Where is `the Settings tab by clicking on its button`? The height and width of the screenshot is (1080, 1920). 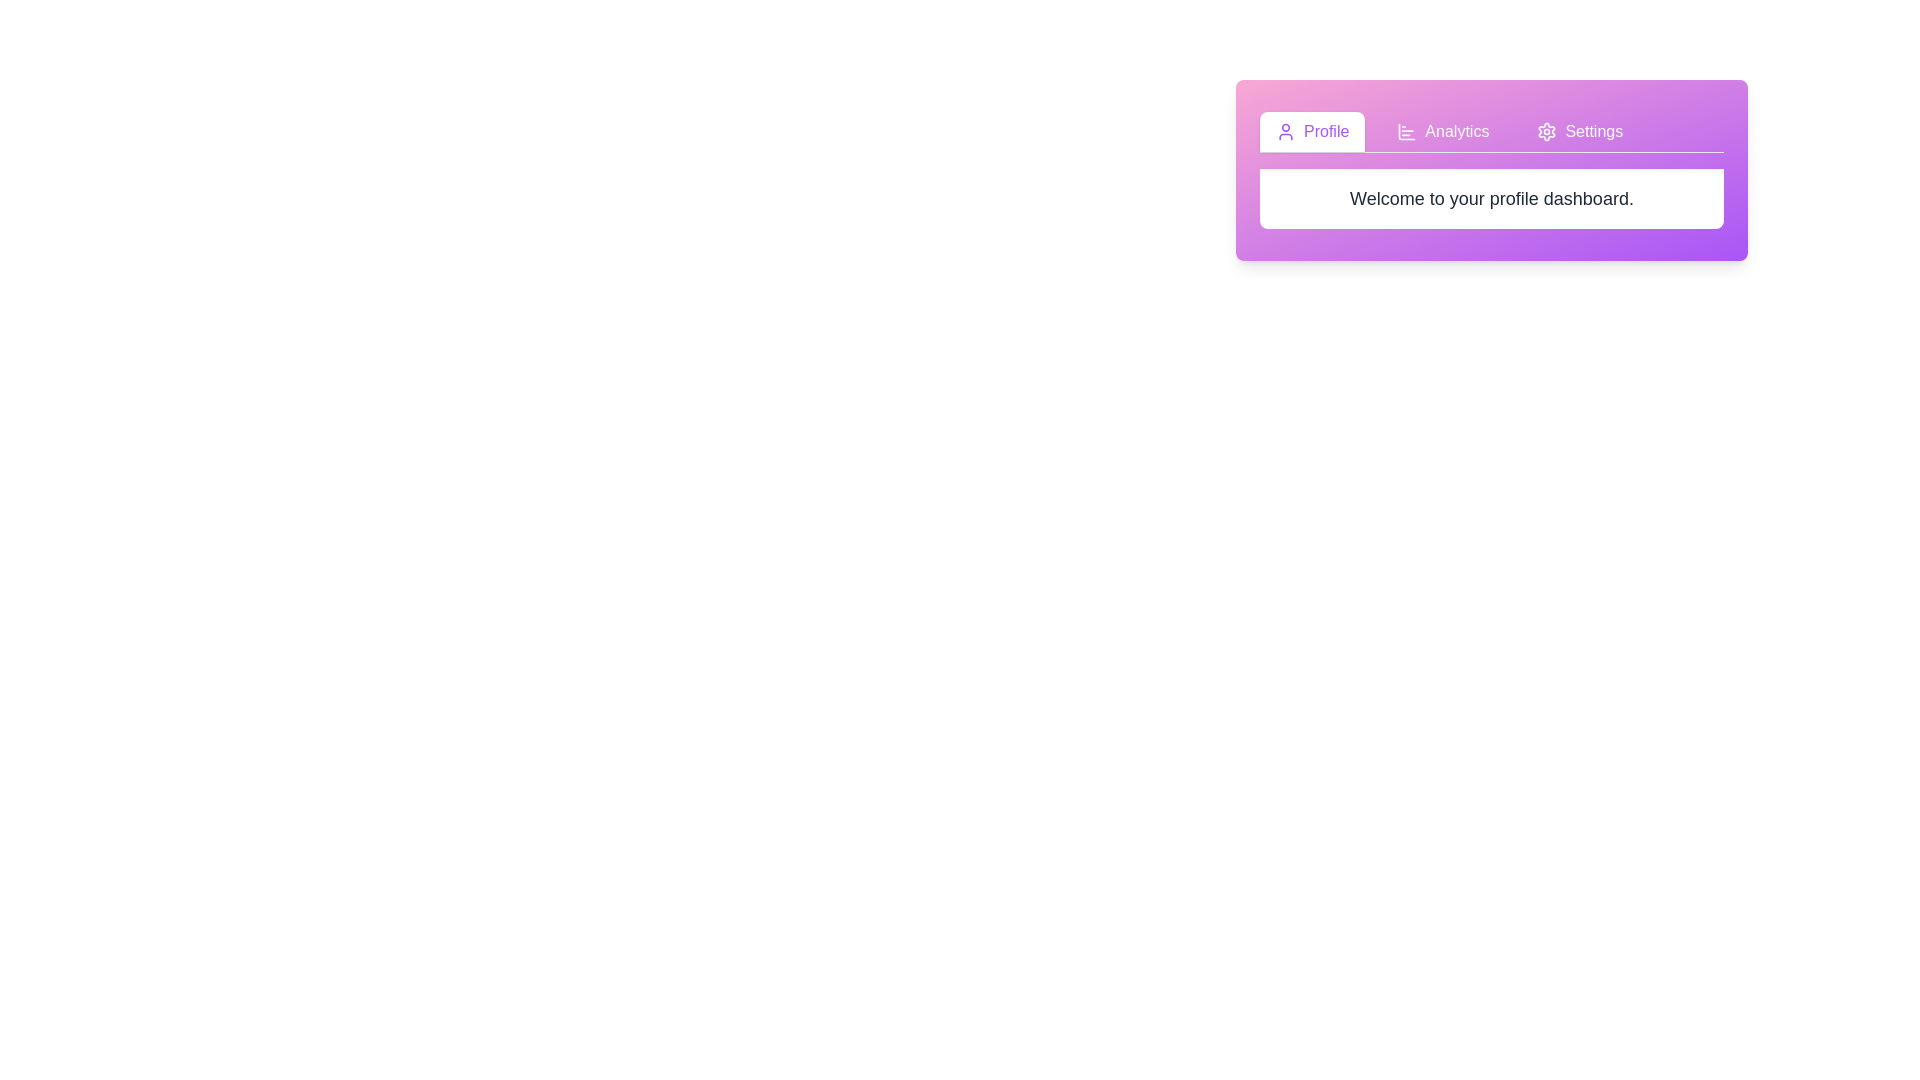 the Settings tab by clicking on its button is located at coordinates (1579, 131).